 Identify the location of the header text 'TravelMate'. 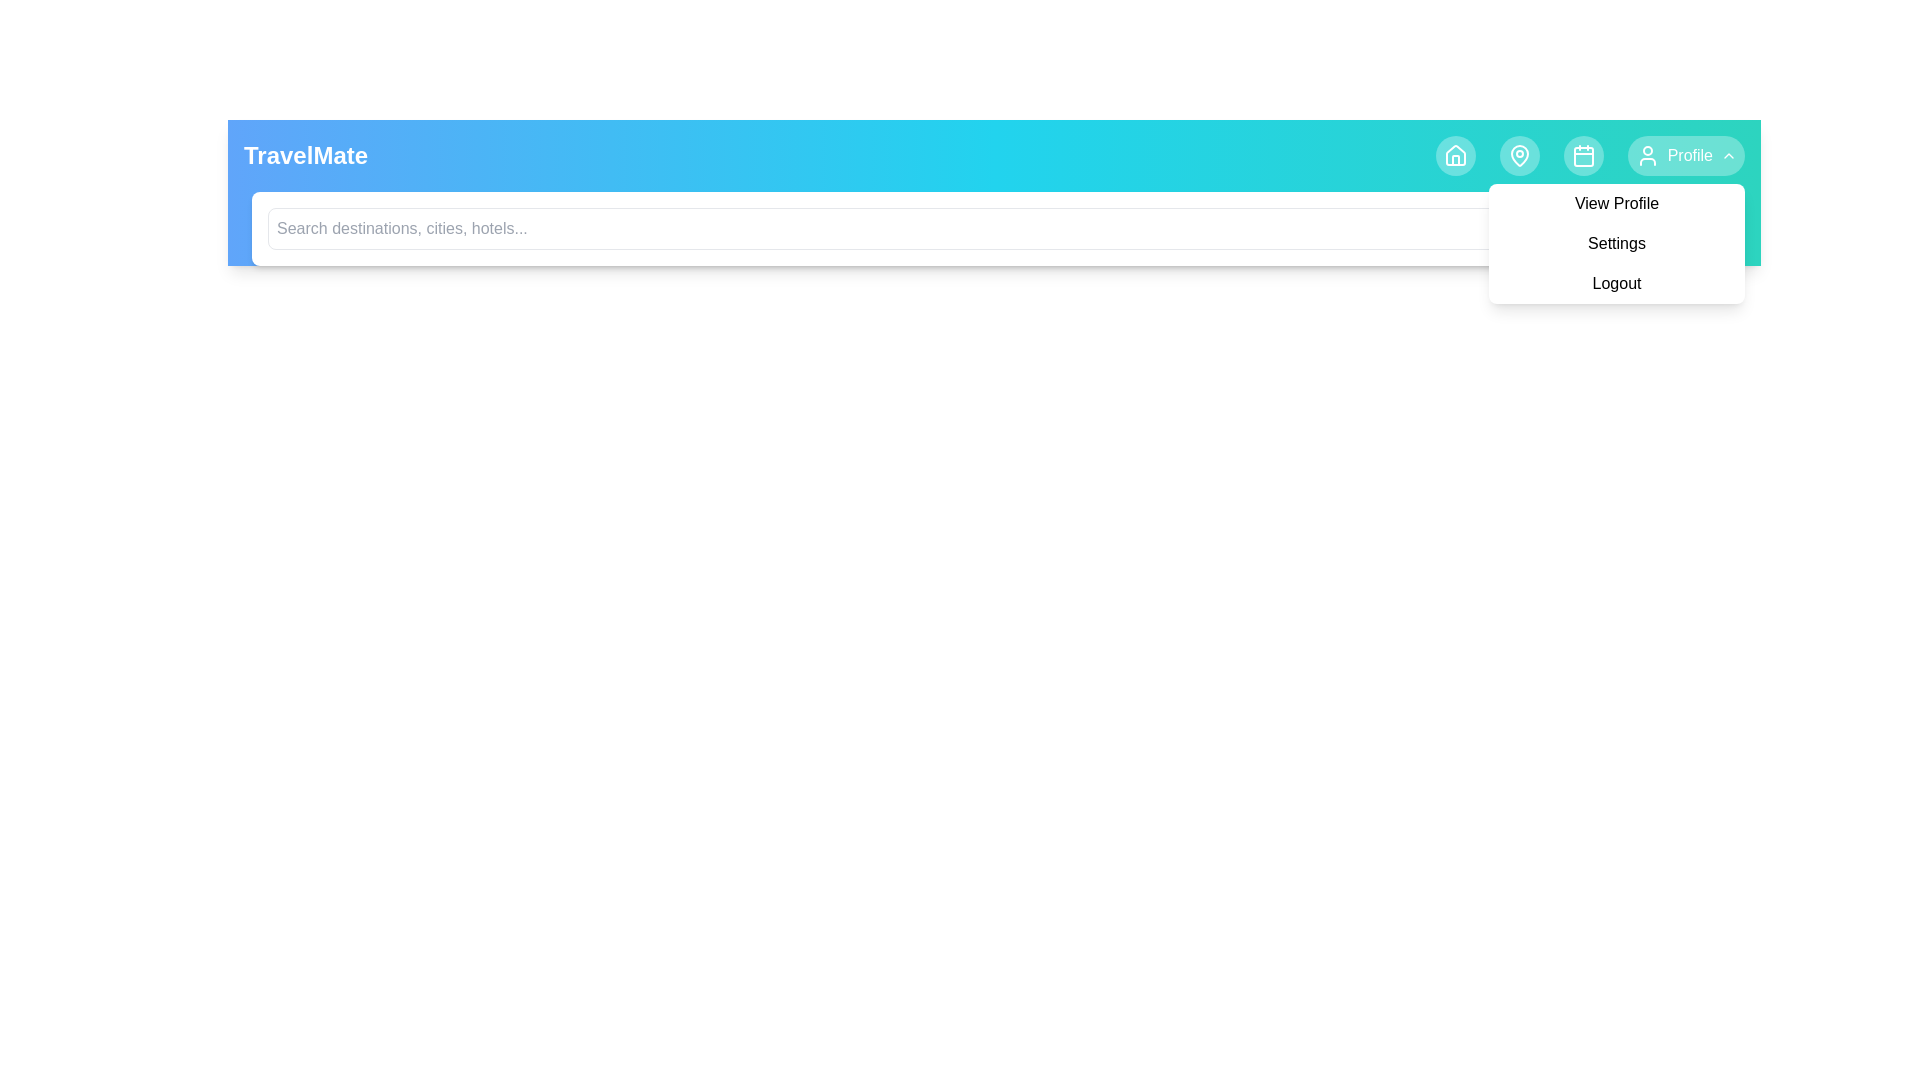
(305, 154).